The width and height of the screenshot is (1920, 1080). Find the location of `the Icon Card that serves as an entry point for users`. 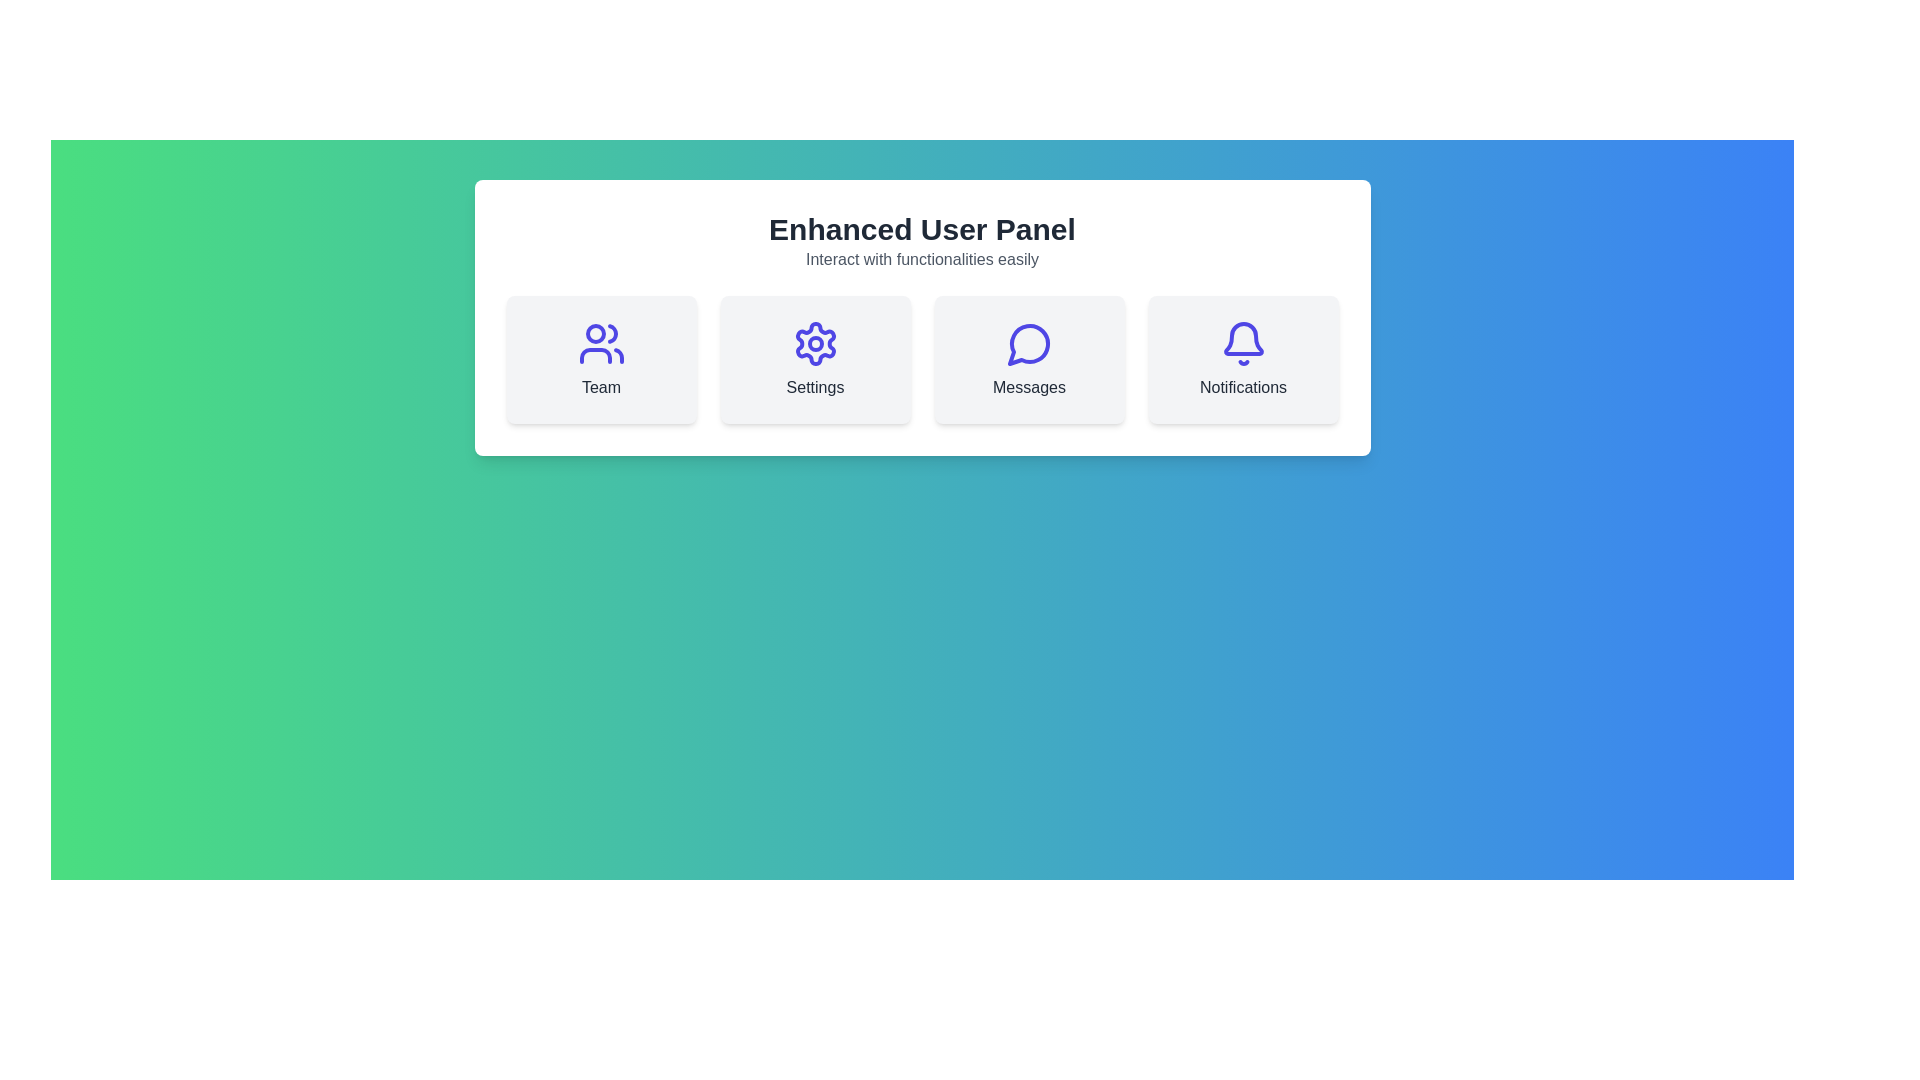

the Icon Card that serves as an entry point for users is located at coordinates (1242, 358).